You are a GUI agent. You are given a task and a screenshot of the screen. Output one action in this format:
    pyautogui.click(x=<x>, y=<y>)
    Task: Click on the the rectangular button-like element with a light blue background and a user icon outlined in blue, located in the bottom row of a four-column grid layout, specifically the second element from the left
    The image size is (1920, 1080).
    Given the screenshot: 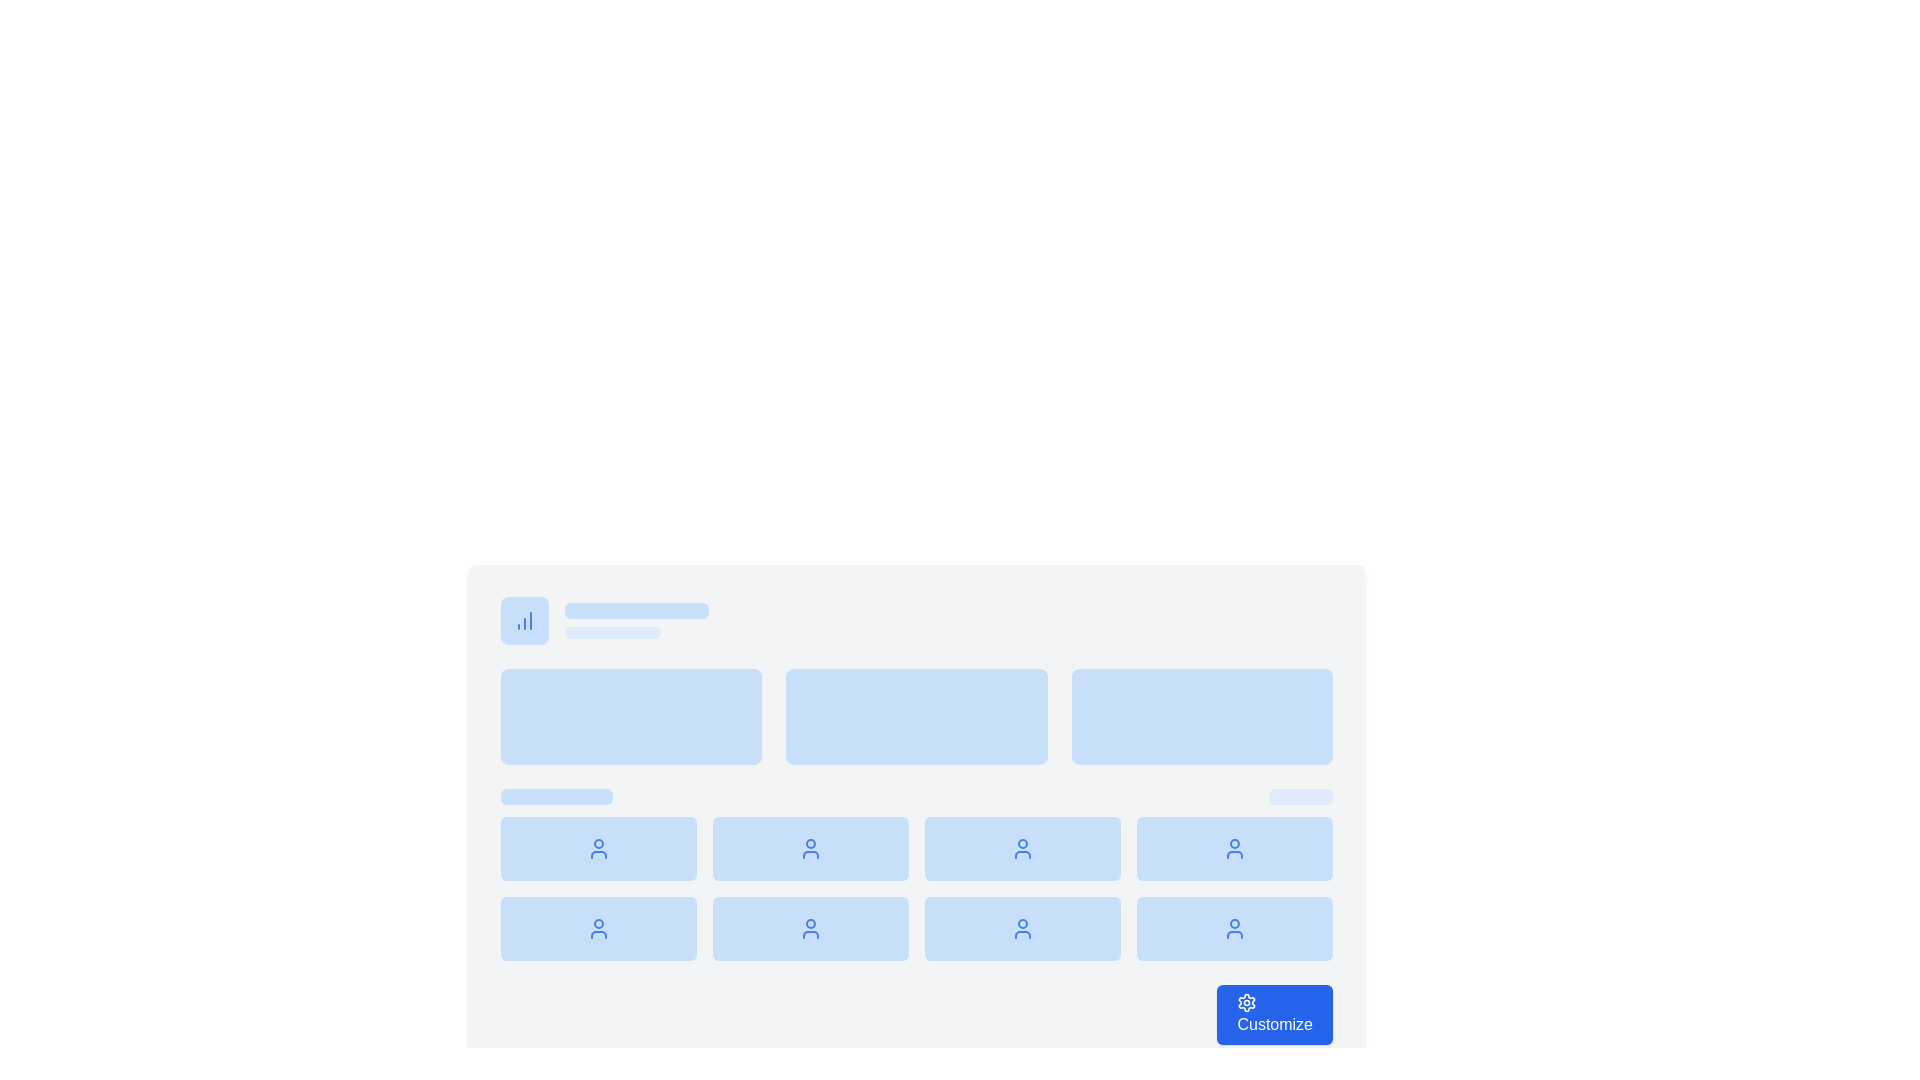 What is the action you would take?
    pyautogui.click(x=811, y=929)
    